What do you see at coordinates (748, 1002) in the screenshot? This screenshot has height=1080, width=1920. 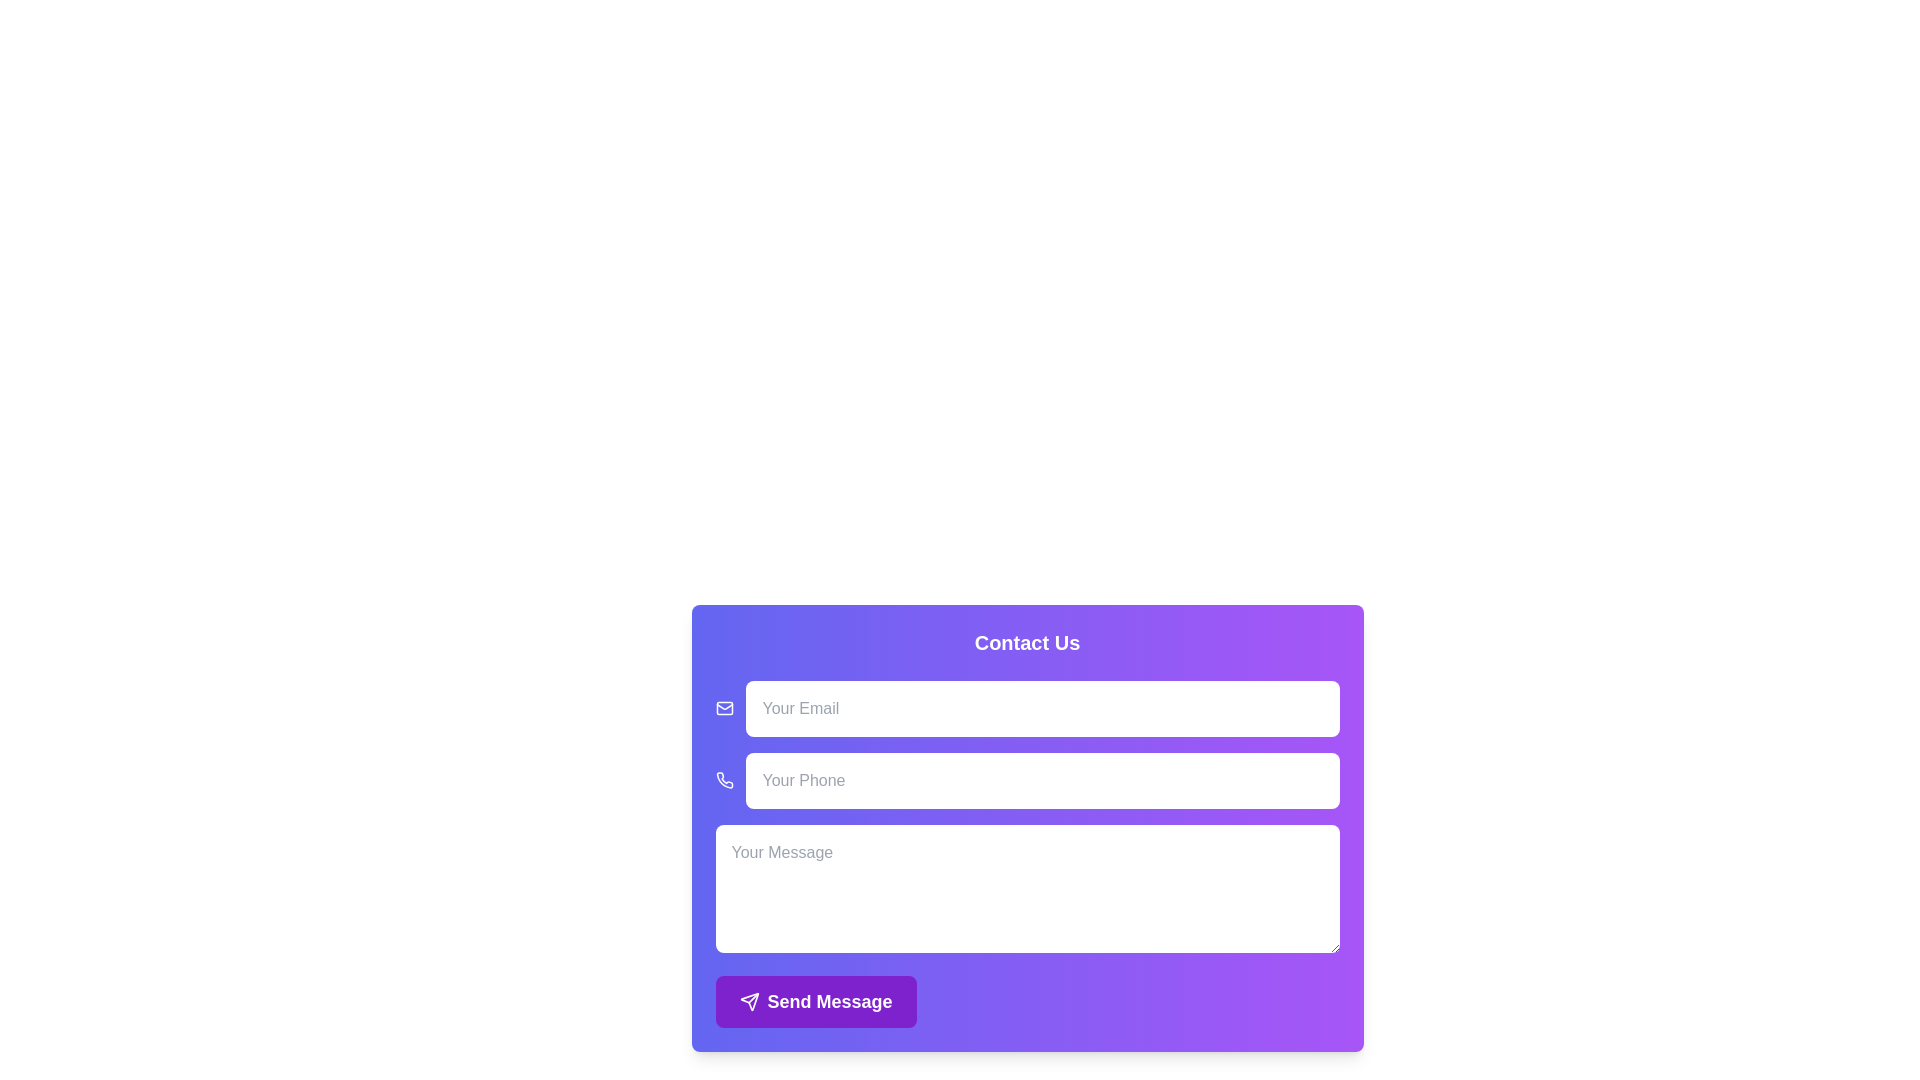 I see `the paper plane icon located within the 'Send Message' button at the bottom of the contact form` at bounding box center [748, 1002].